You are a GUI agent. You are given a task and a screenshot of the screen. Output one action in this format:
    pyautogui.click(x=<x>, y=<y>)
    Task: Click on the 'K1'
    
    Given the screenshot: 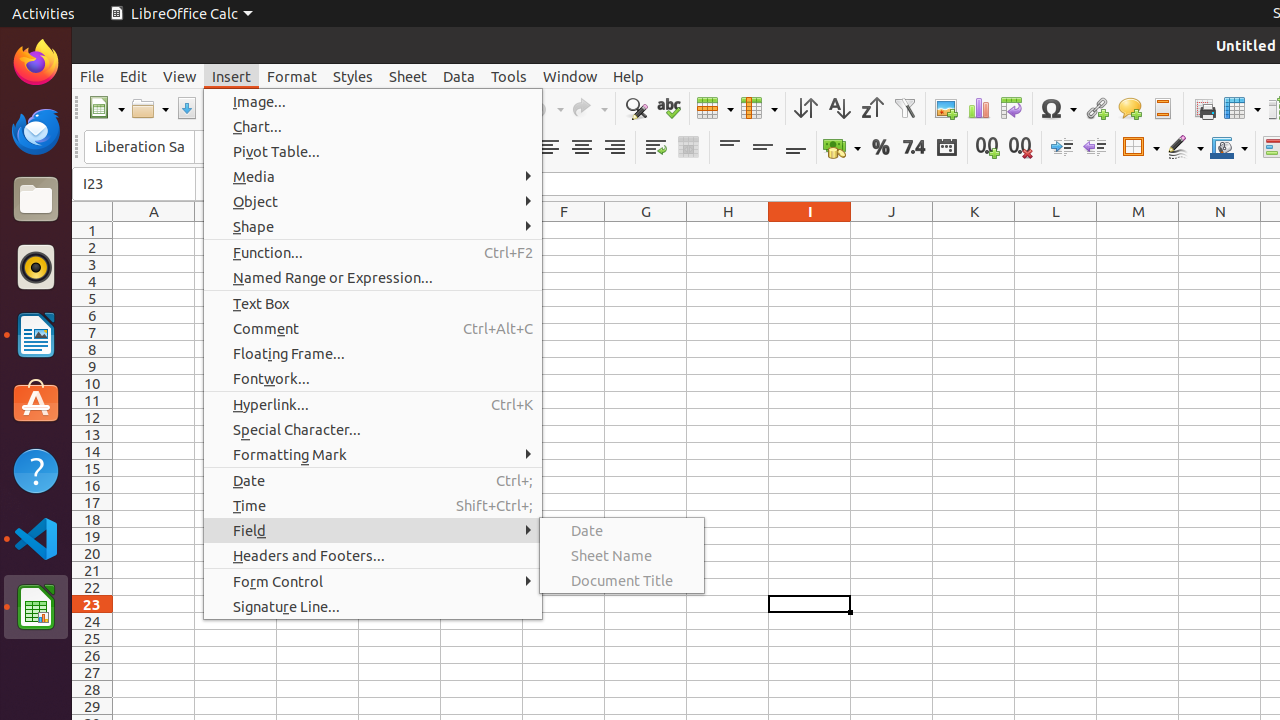 What is the action you would take?
    pyautogui.click(x=973, y=229)
    